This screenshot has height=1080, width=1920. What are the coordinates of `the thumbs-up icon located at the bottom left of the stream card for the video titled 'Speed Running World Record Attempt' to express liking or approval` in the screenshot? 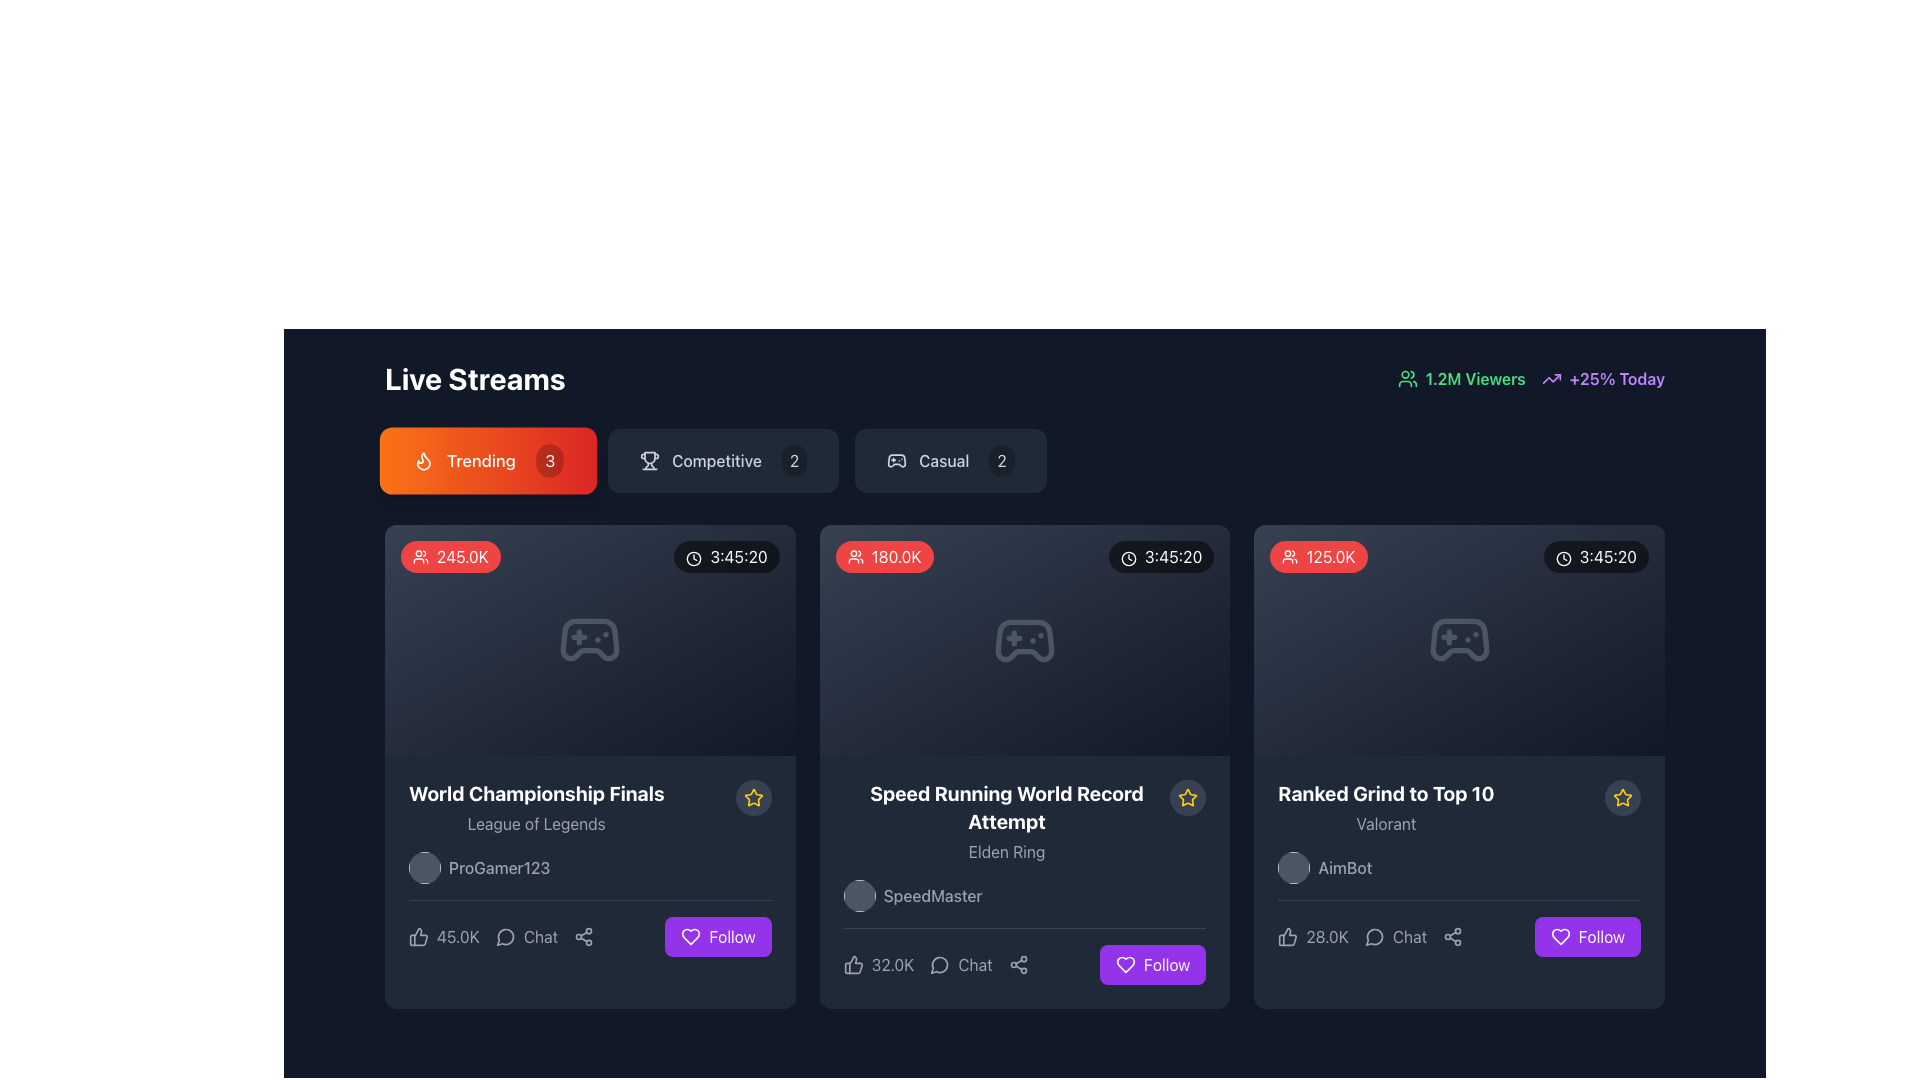 It's located at (853, 963).